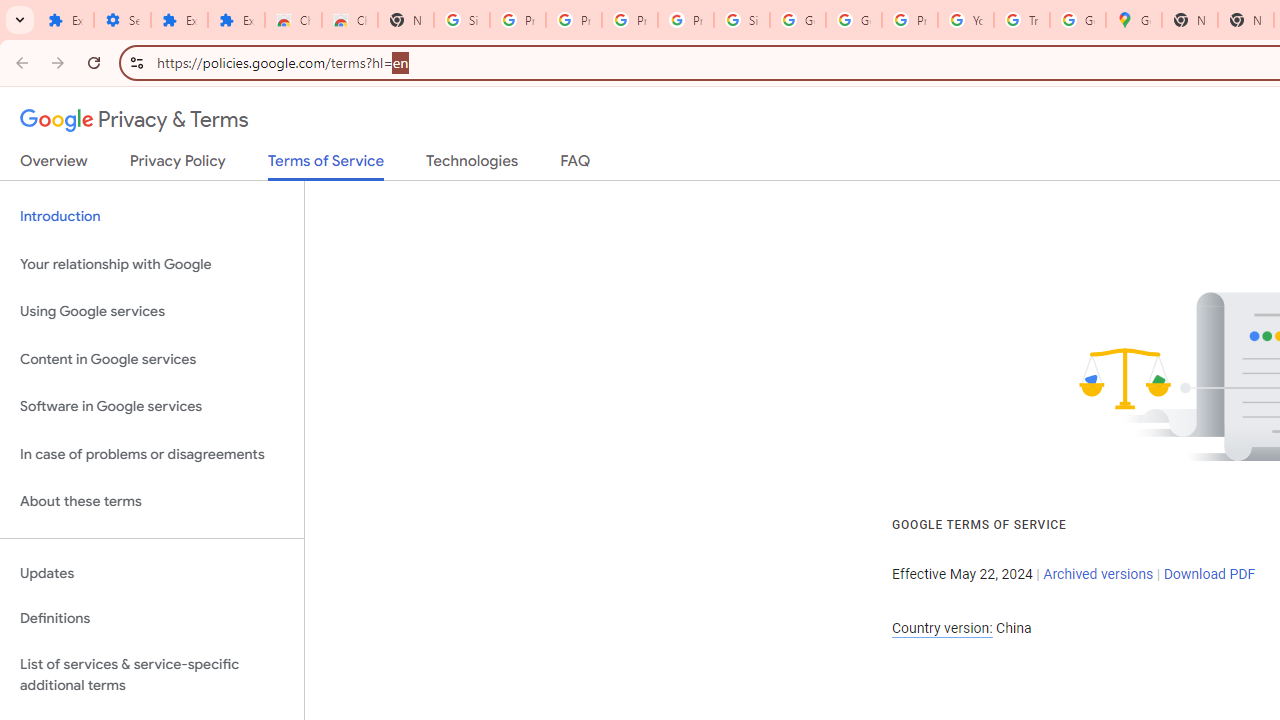  Describe the element at coordinates (292, 20) in the screenshot. I see `'Chrome Web Store'` at that location.